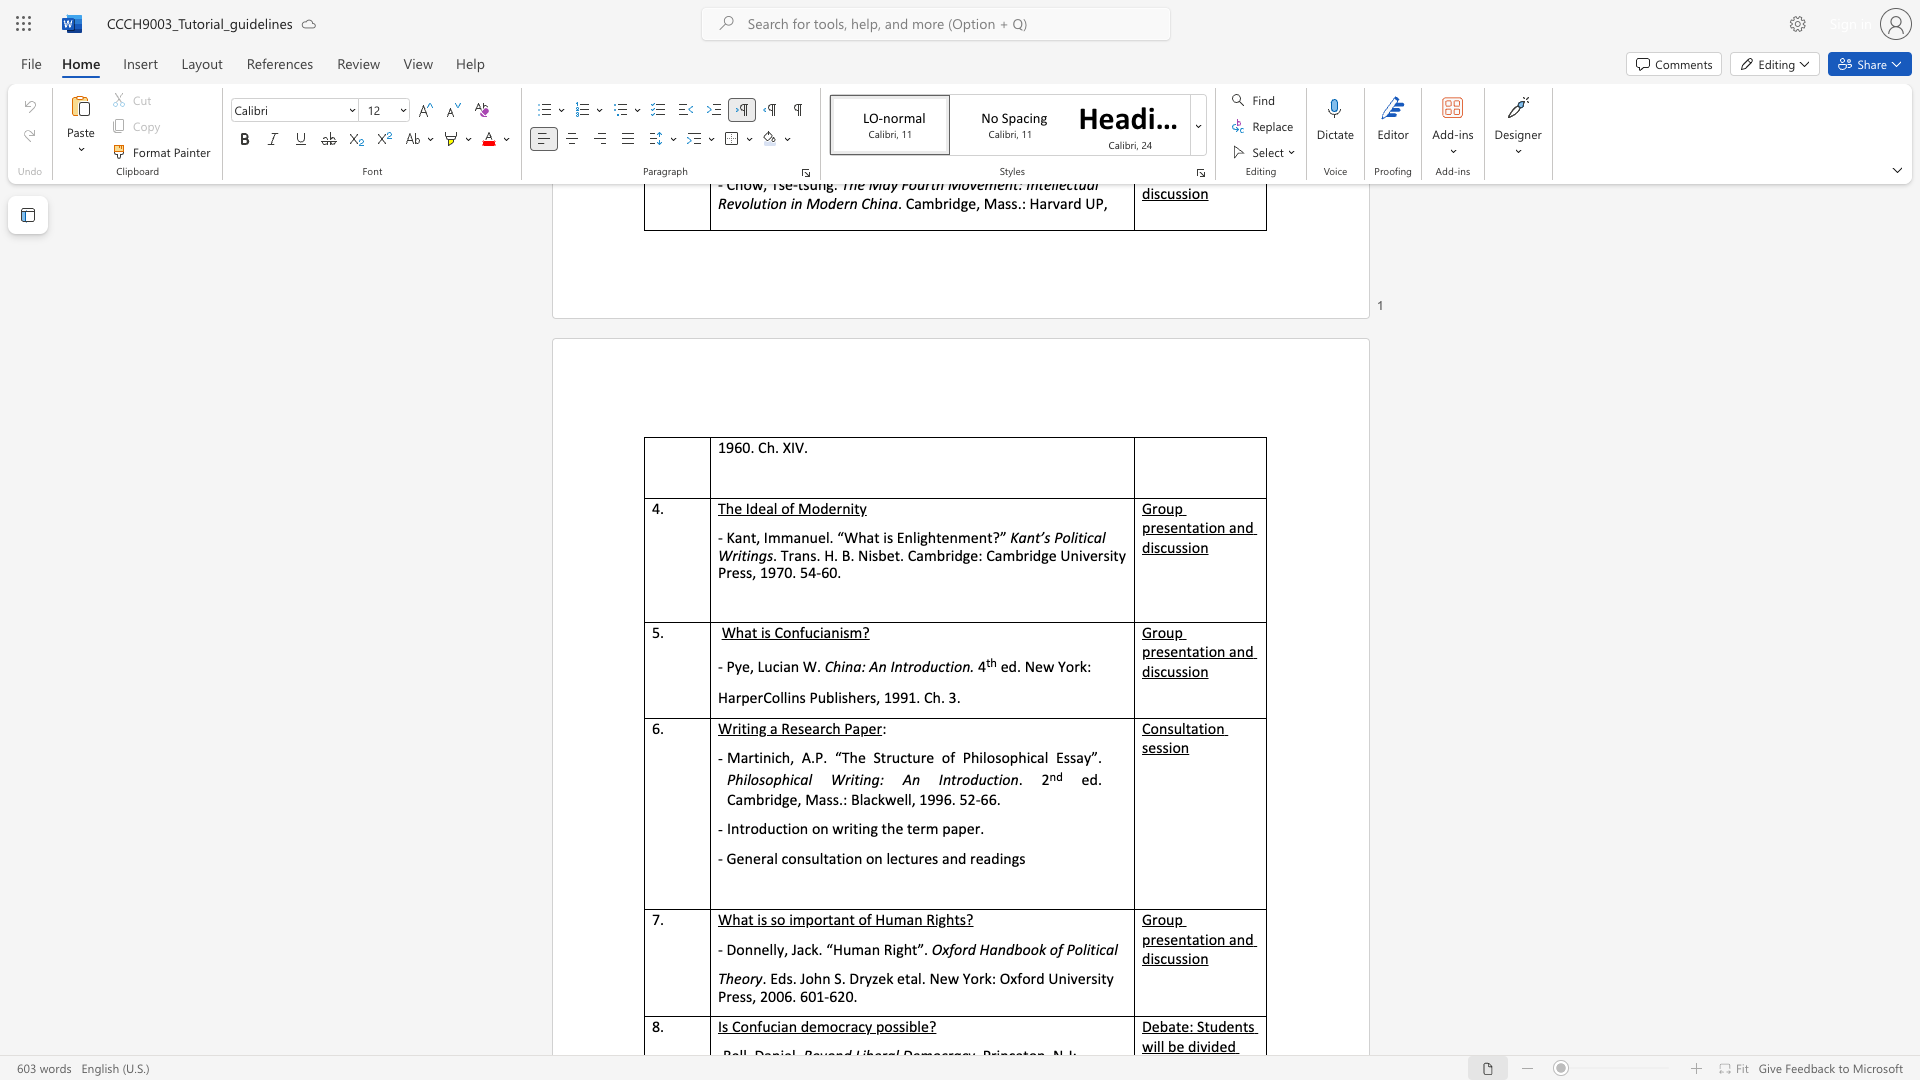 The height and width of the screenshot is (1080, 1920). What do you see at coordinates (849, 828) in the screenshot?
I see `the subset text "iting the term pa" within the text "Introduction on writing the term paper."` at bounding box center [849, 828].